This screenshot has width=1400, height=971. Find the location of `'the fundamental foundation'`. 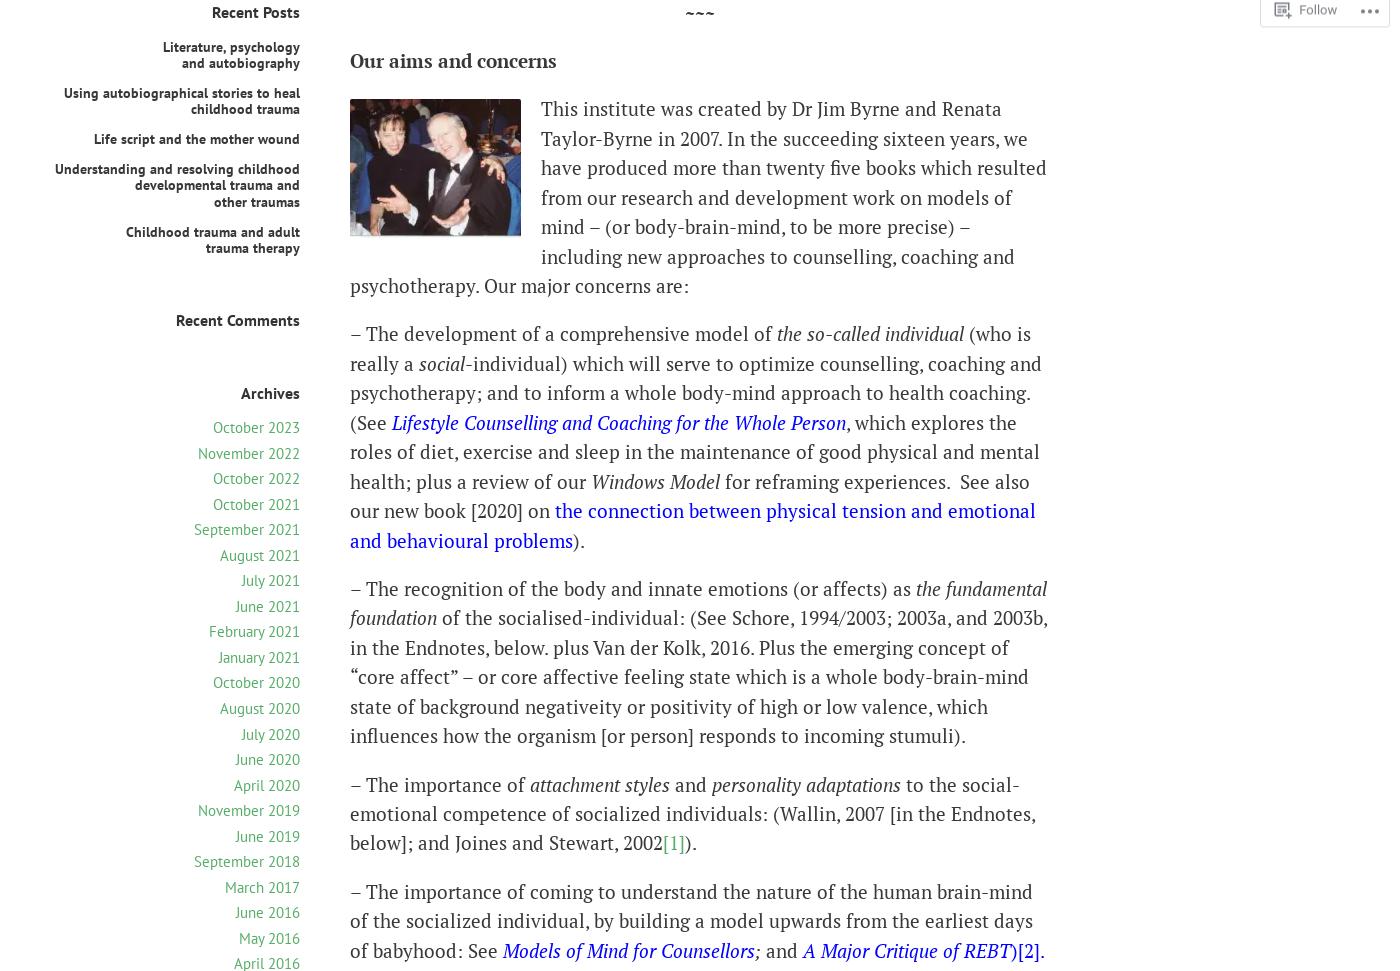

'the fundamental foundation' is located at coordinates (350, 601).